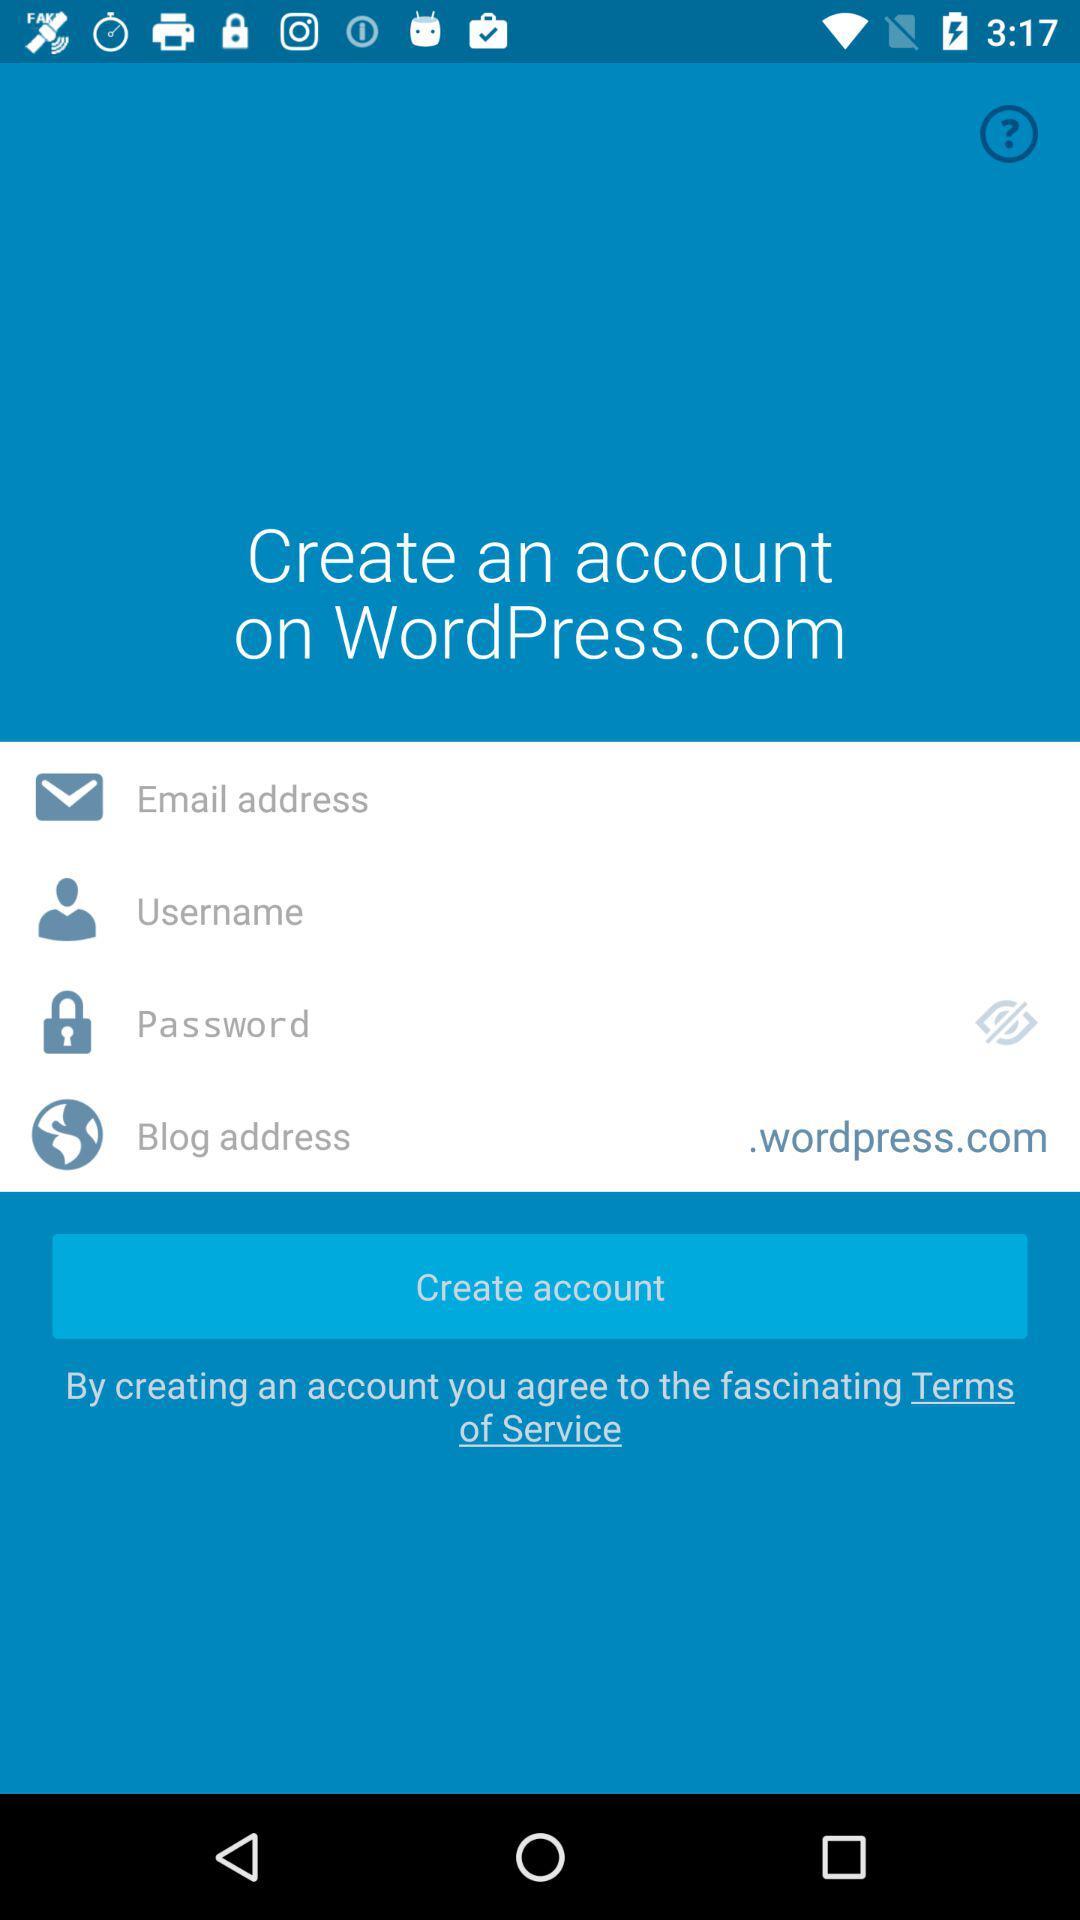  What do you see at coordinates (591, 796) in the screenshot?
I see `insert email address` at bounding box center [591, 796].